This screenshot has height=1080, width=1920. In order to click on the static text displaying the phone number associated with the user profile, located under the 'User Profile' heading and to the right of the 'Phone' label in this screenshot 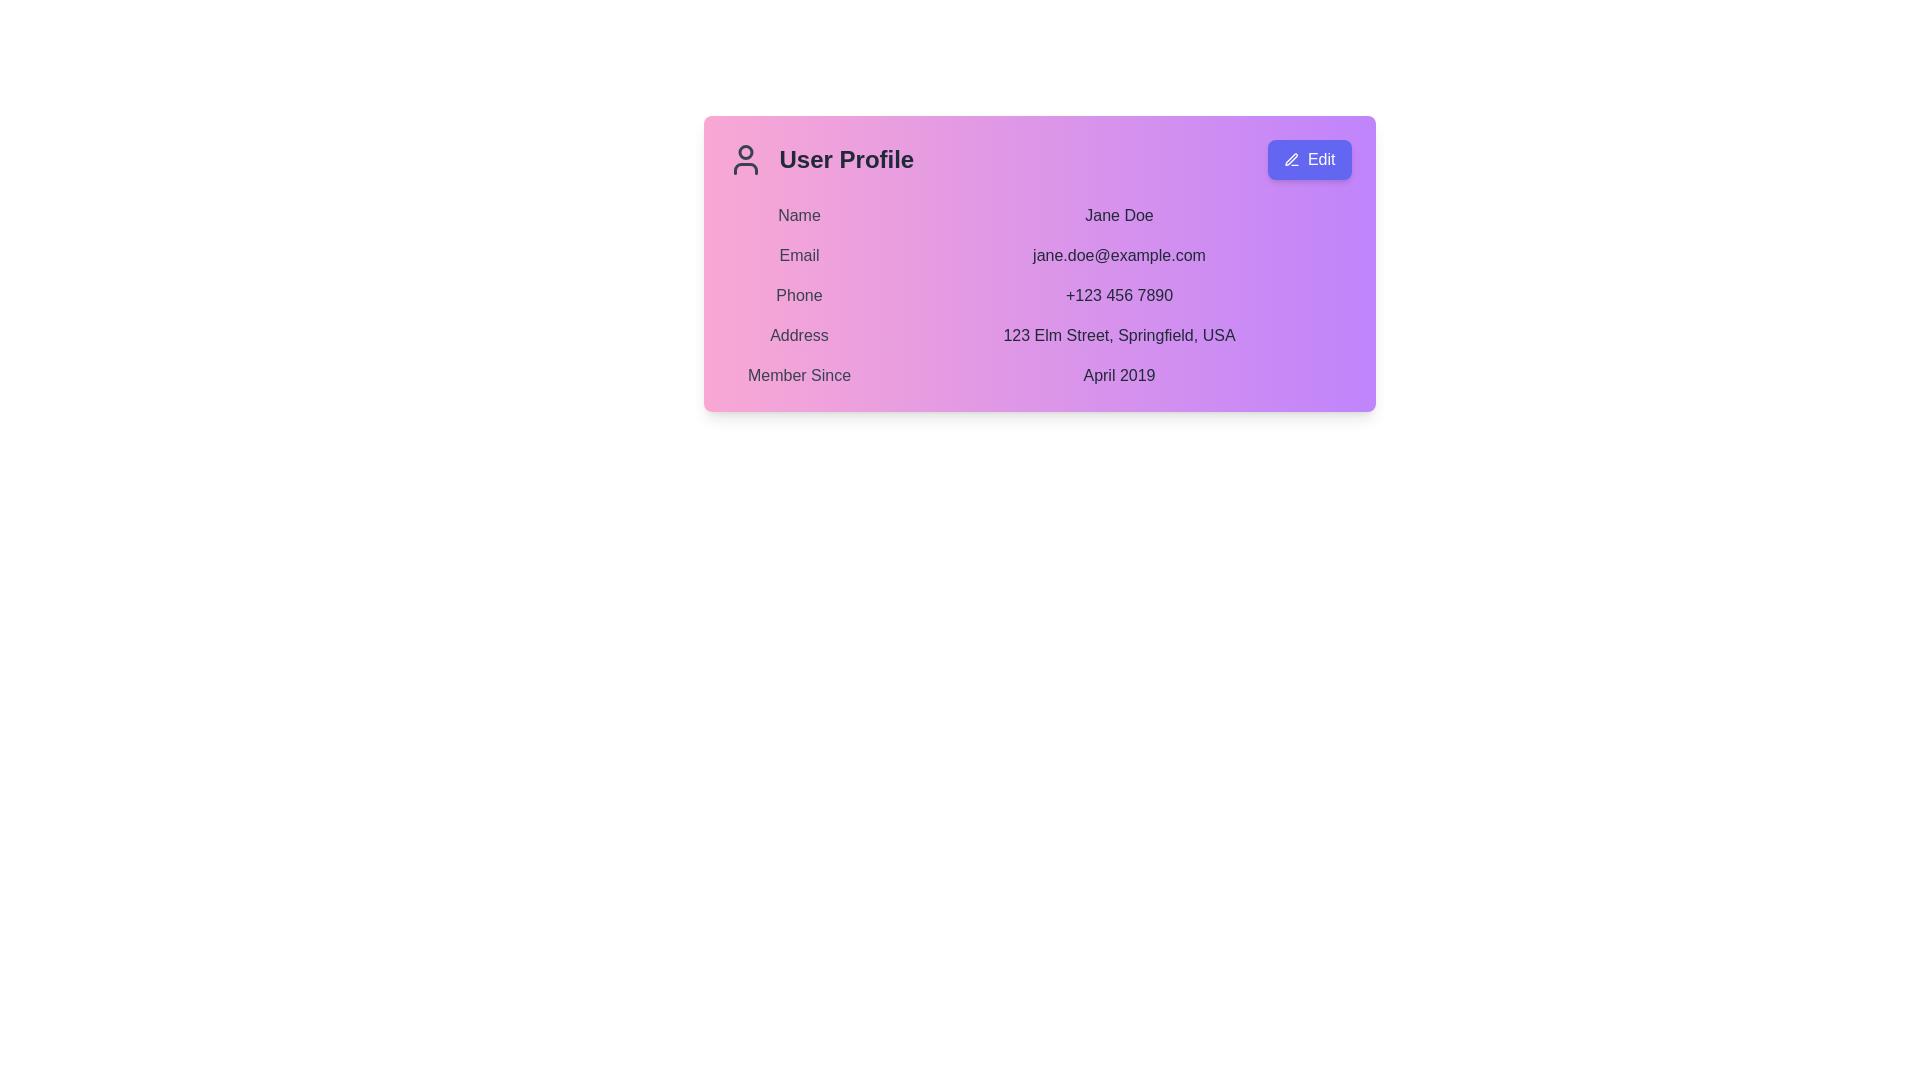, I will do `click(1118, 296)`.